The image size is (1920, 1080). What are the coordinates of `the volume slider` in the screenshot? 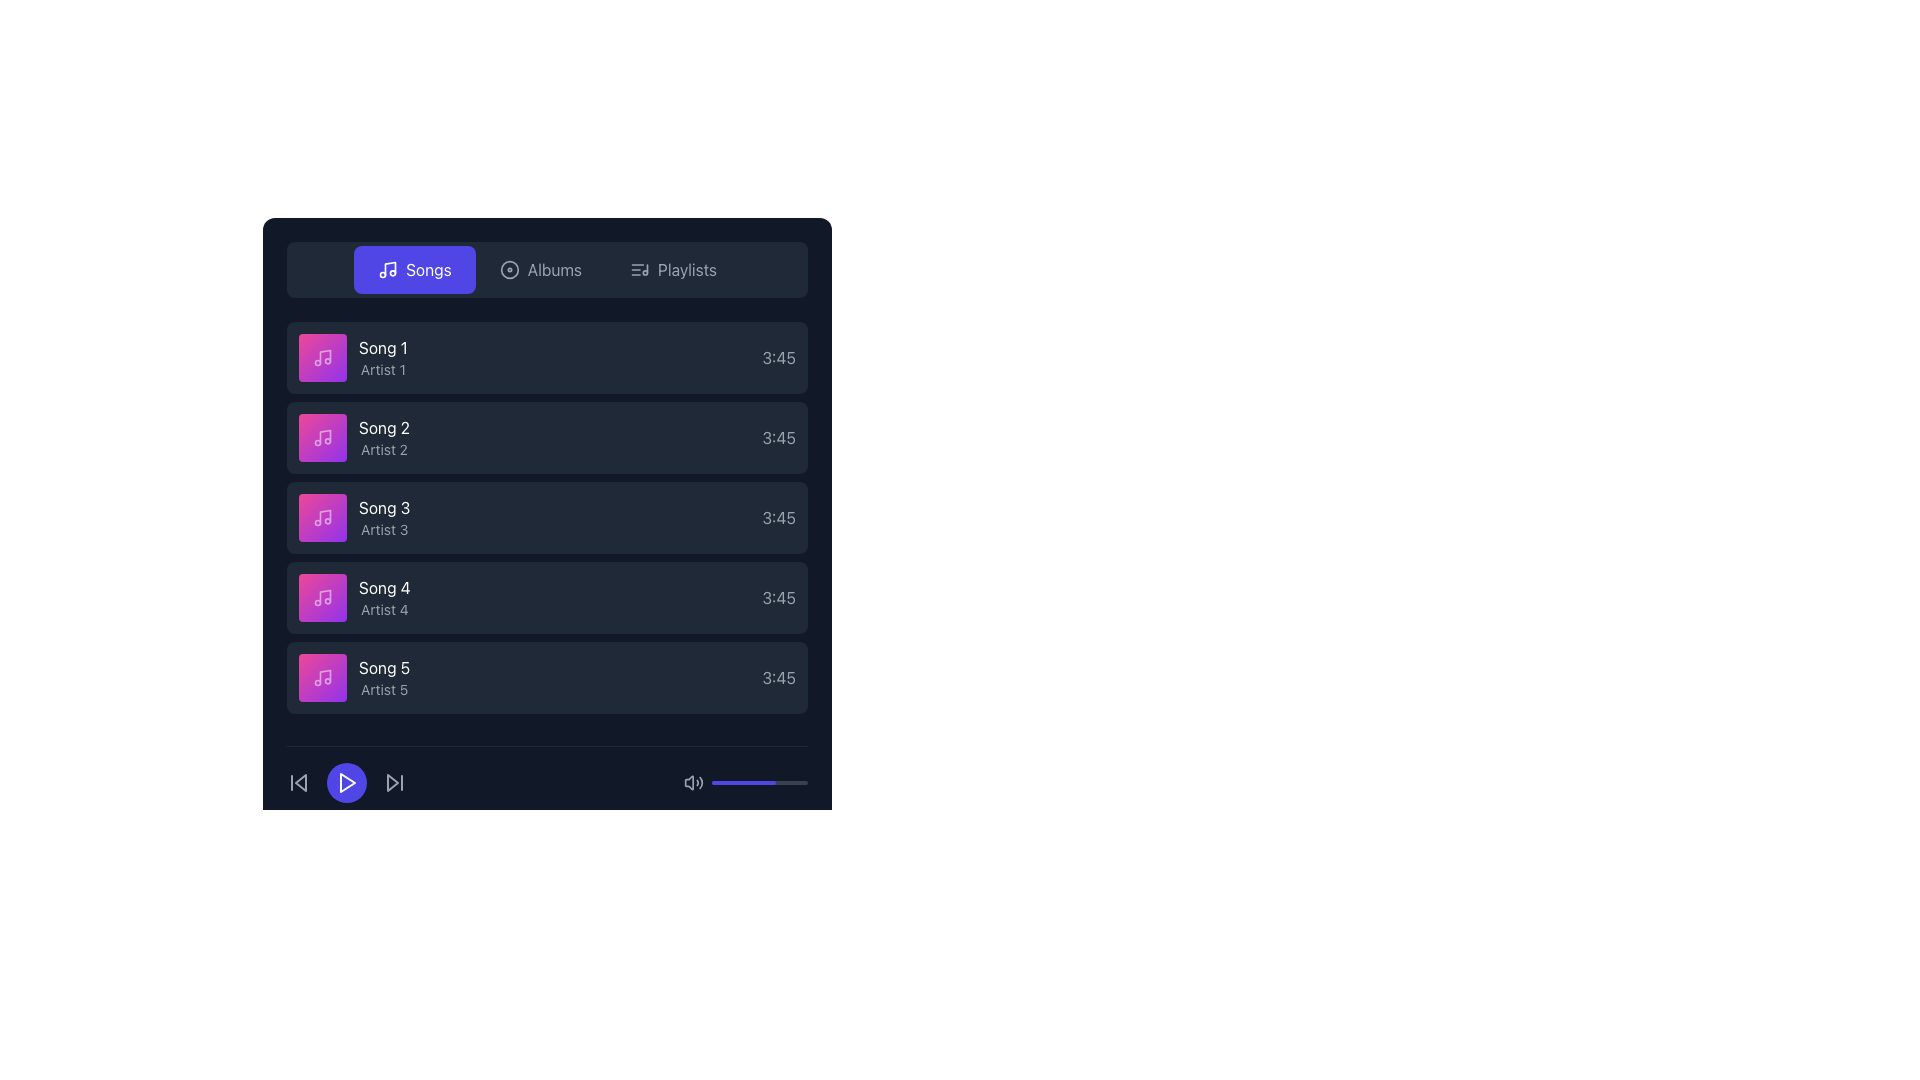 It's located at (778, 782).